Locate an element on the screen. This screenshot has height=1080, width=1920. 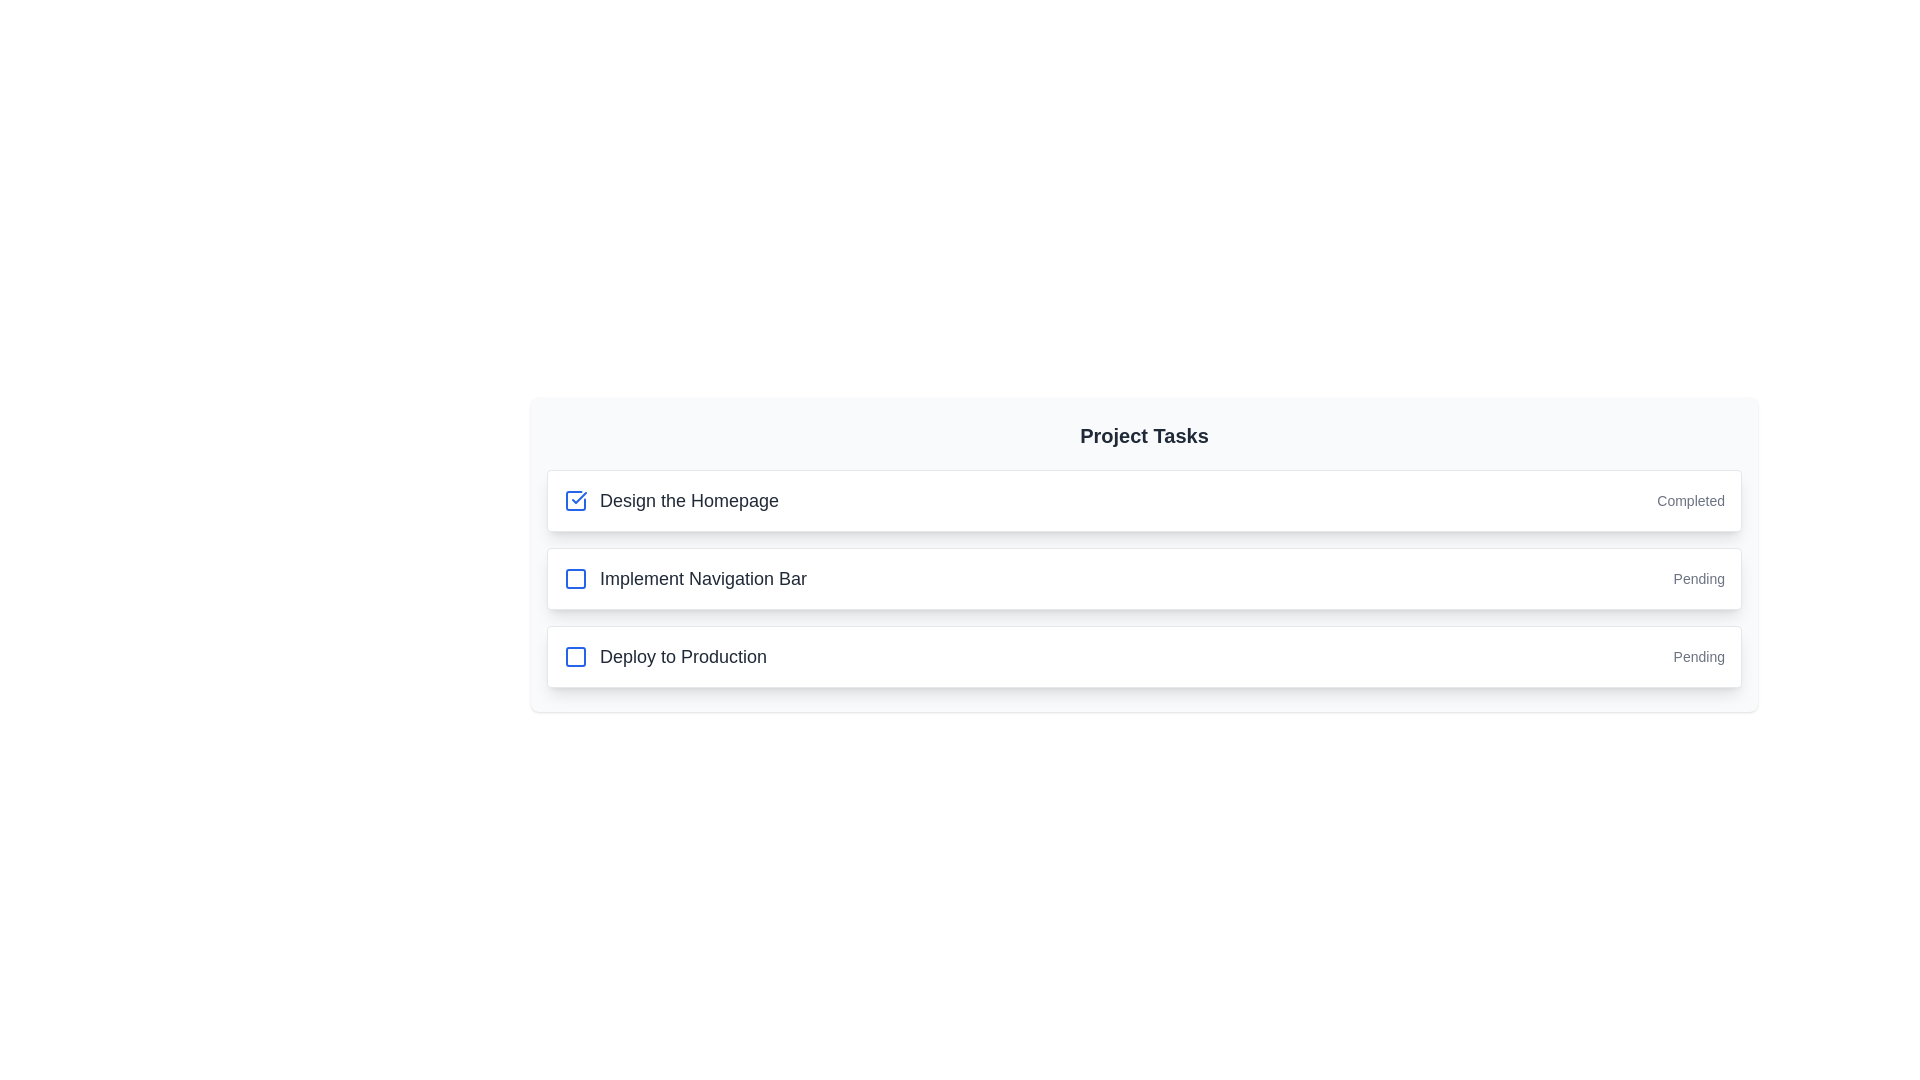
the checkbox for the task 'Implement Navigation Bar' is located at coordinates (575, 578).